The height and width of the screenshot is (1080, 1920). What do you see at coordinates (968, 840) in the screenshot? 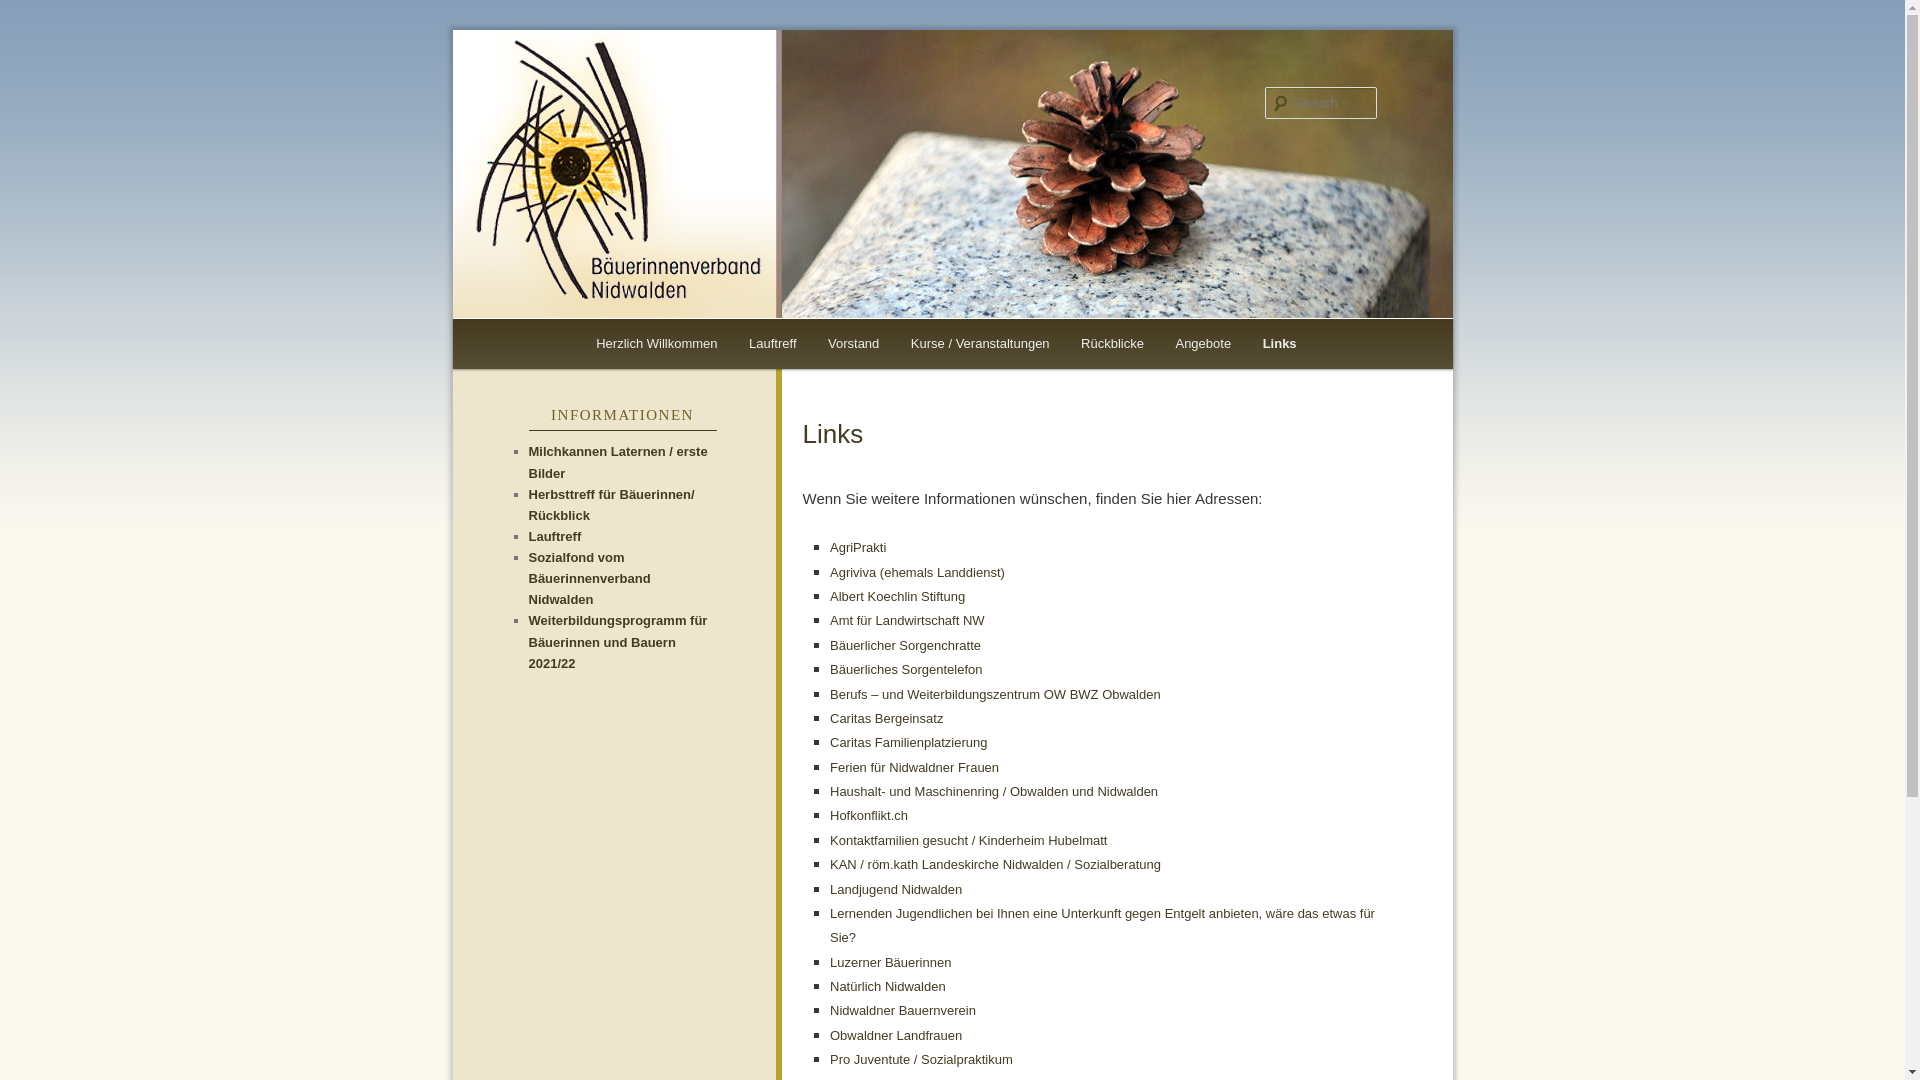
I see `'Kontaktfamilien gesucht / Kinderheim Hubelmatt'` at bounding box center [968, 840].